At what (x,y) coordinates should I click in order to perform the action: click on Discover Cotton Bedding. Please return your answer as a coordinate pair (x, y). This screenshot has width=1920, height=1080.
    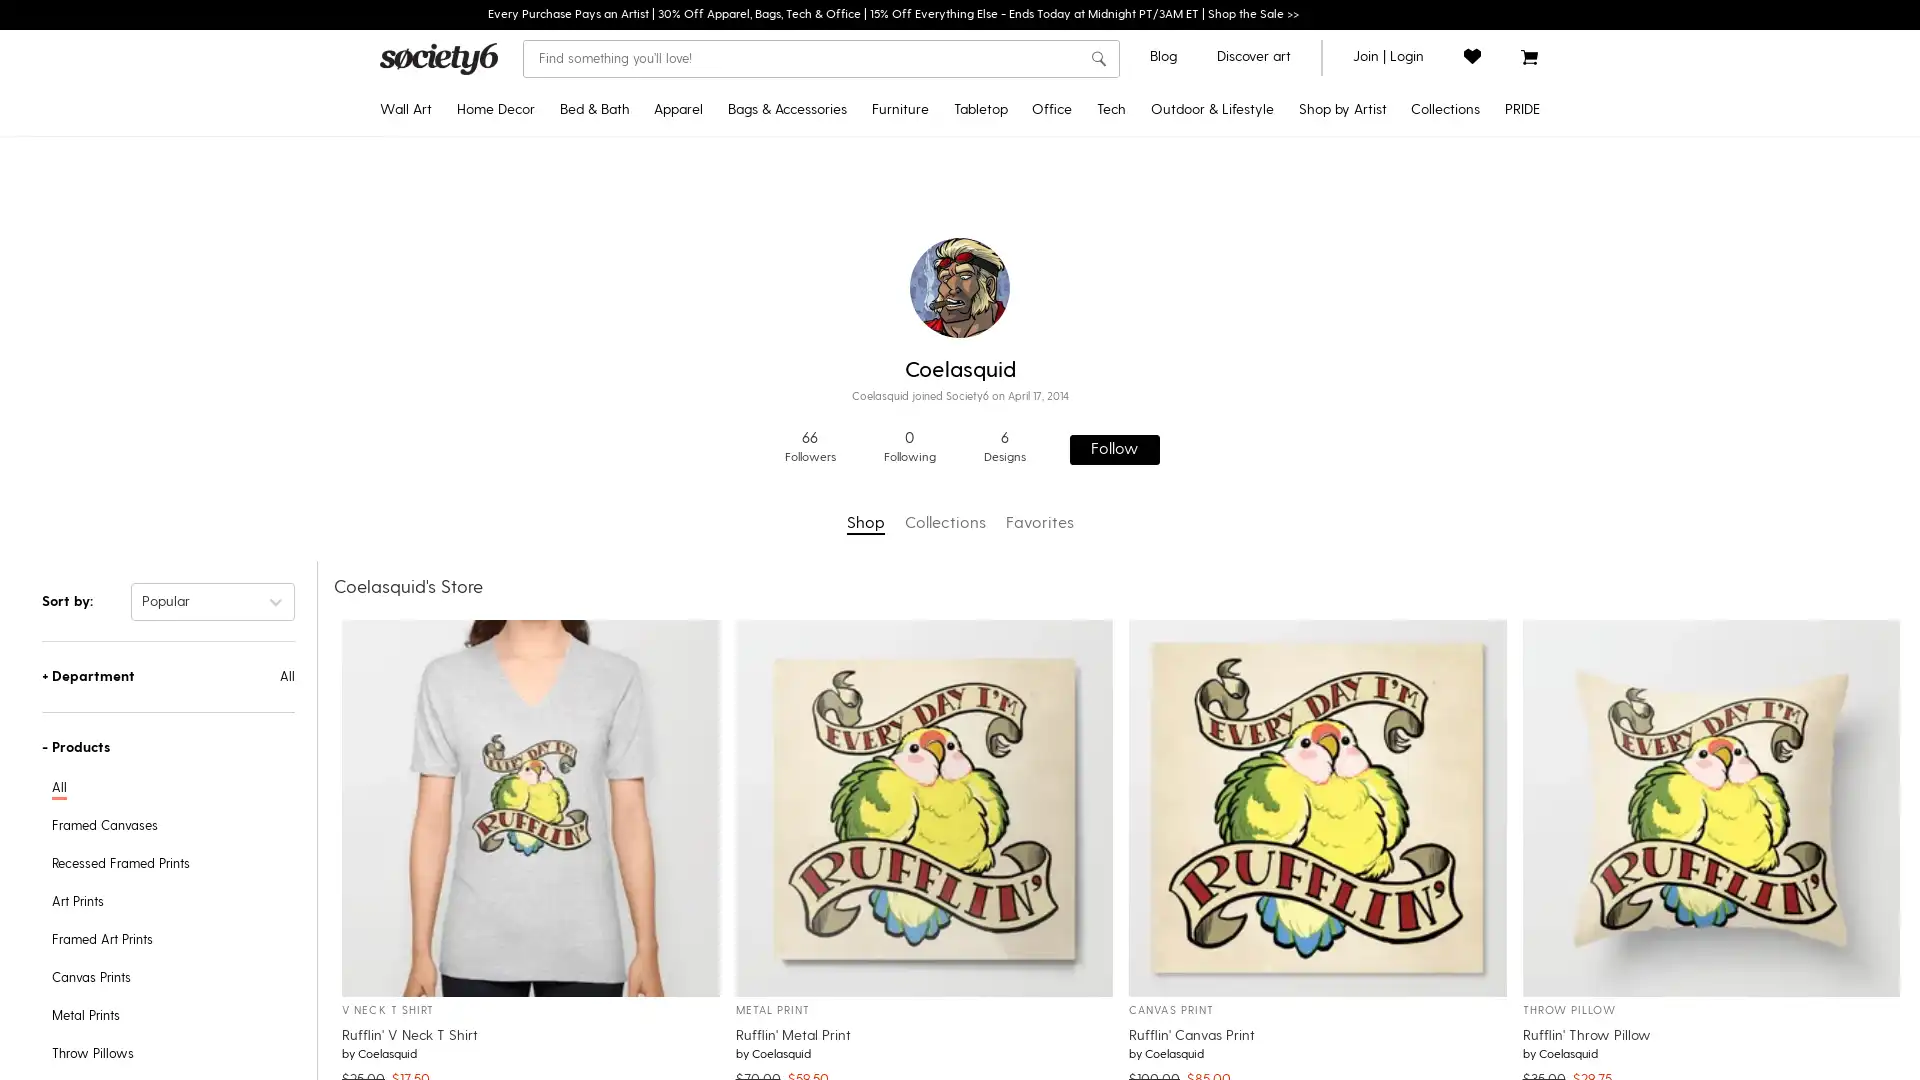
    Looking at the image, I should click on (1371, 515).